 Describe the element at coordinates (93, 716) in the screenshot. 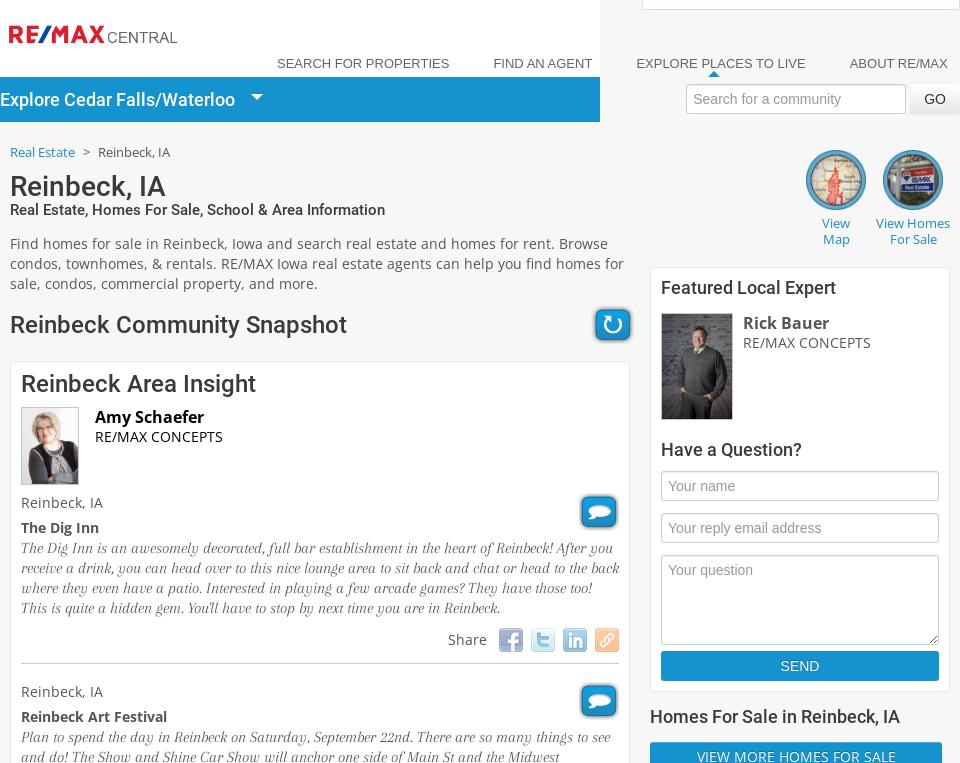

I see `'Reinbeck Art Festival'` at that location.